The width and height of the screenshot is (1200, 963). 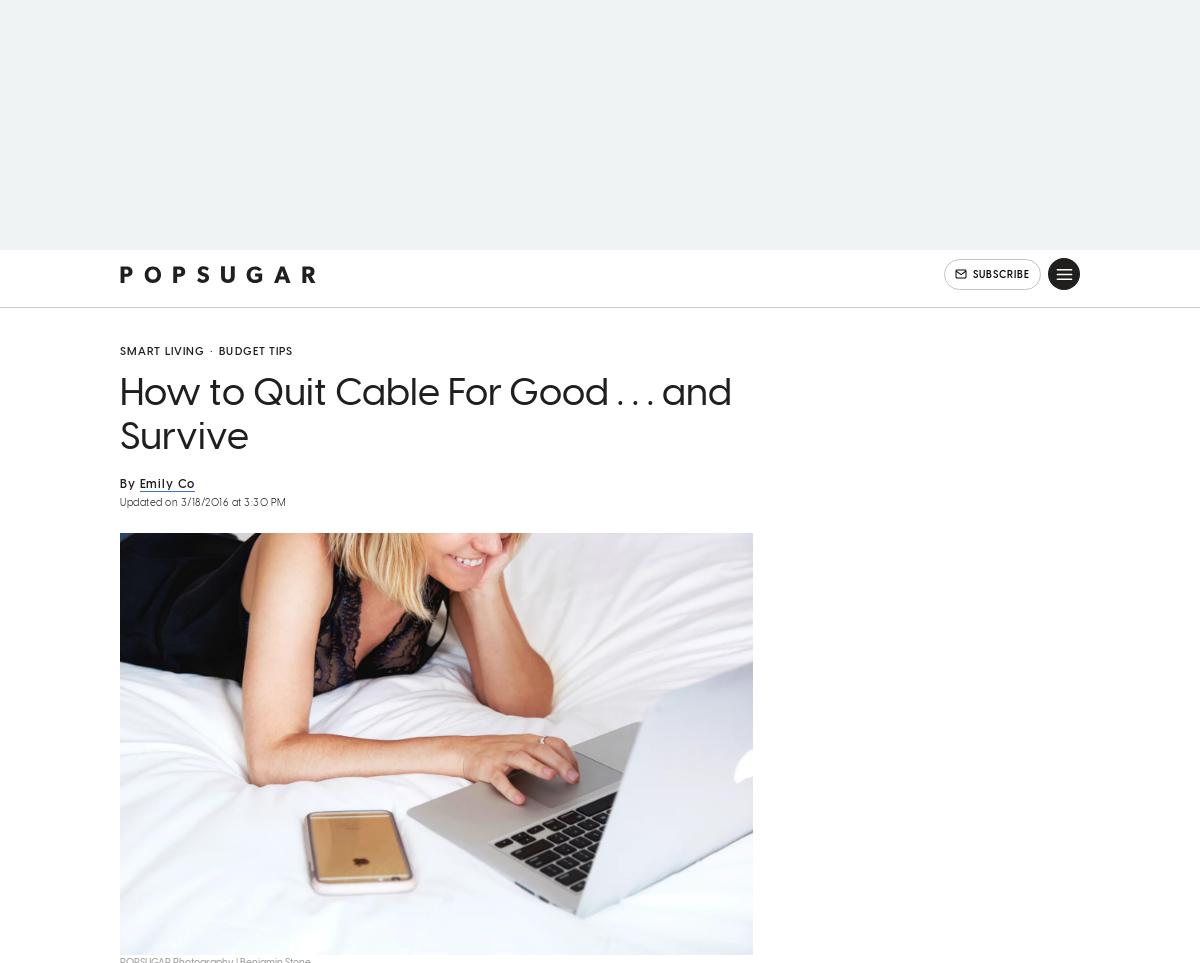 I want to click on 'Updated on 3/18/2016 at 3:30 PM', so click(x=202, y=528).